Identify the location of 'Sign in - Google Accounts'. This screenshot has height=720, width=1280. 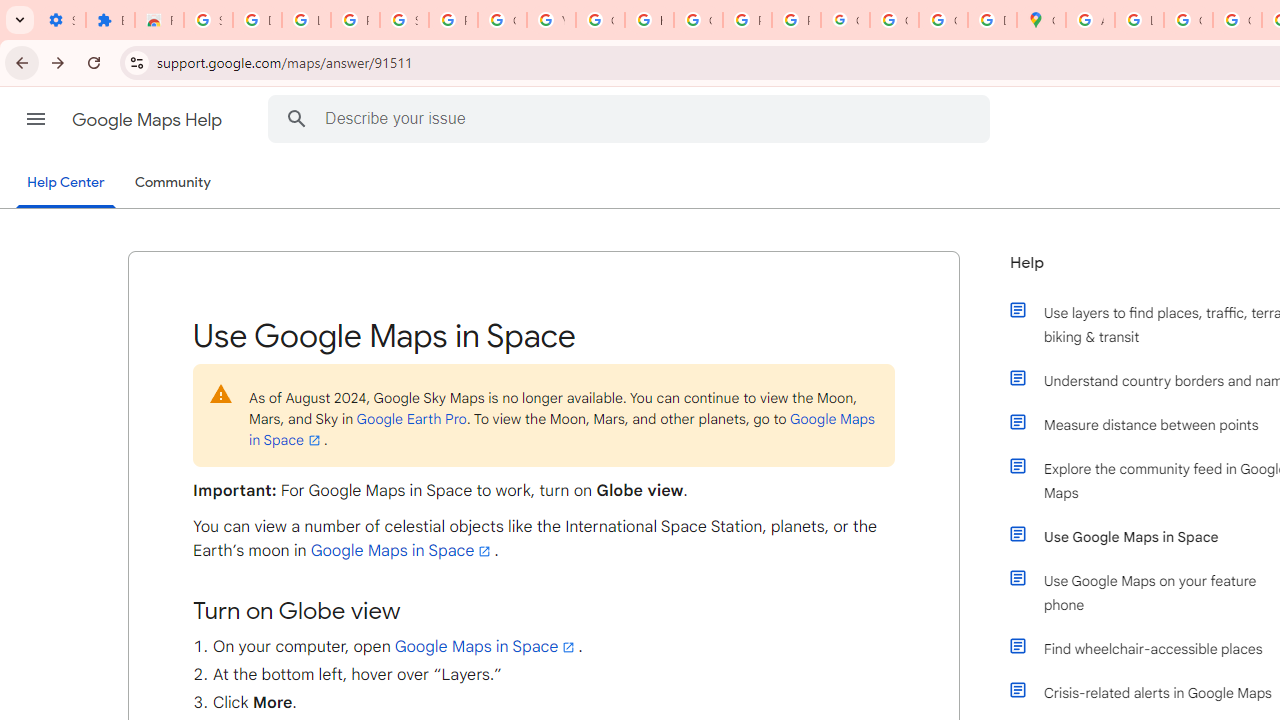
(208, 20).